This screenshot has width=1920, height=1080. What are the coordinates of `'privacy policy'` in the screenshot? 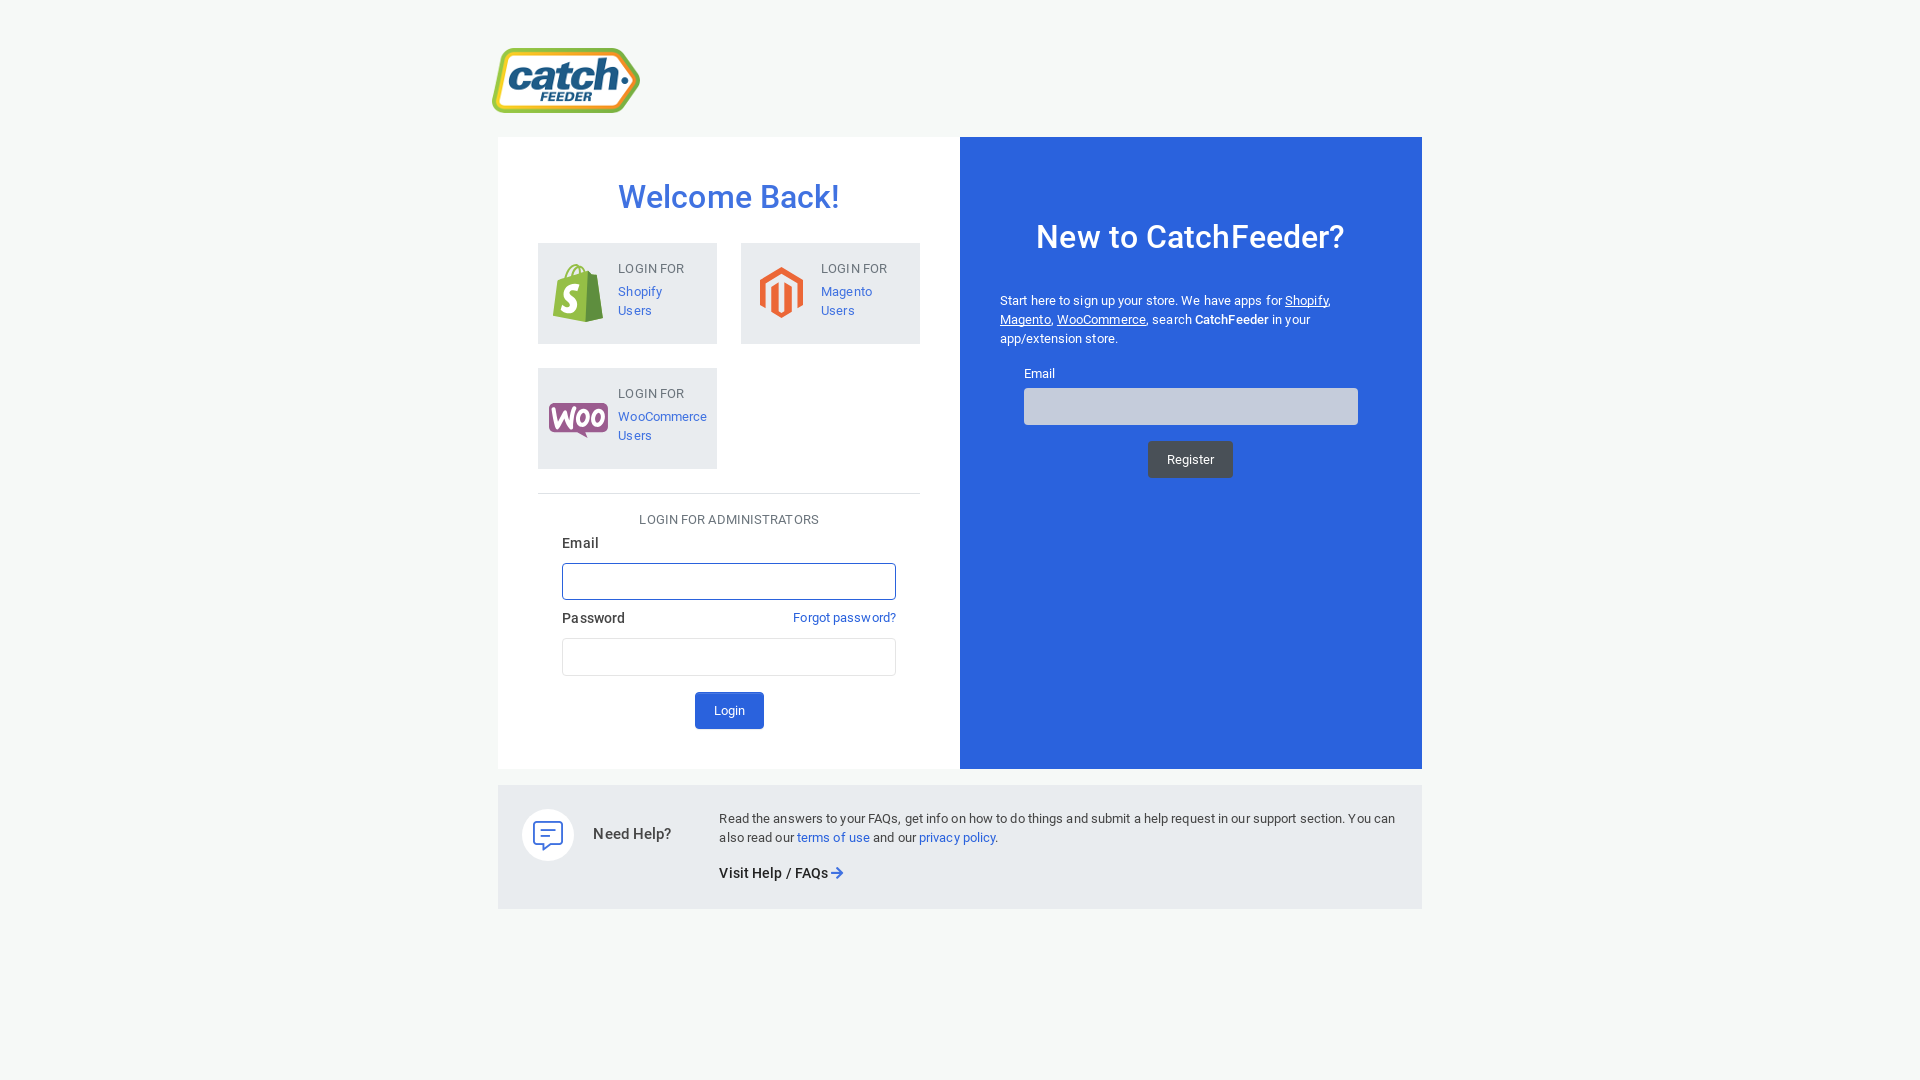 It's located at (955, 837).